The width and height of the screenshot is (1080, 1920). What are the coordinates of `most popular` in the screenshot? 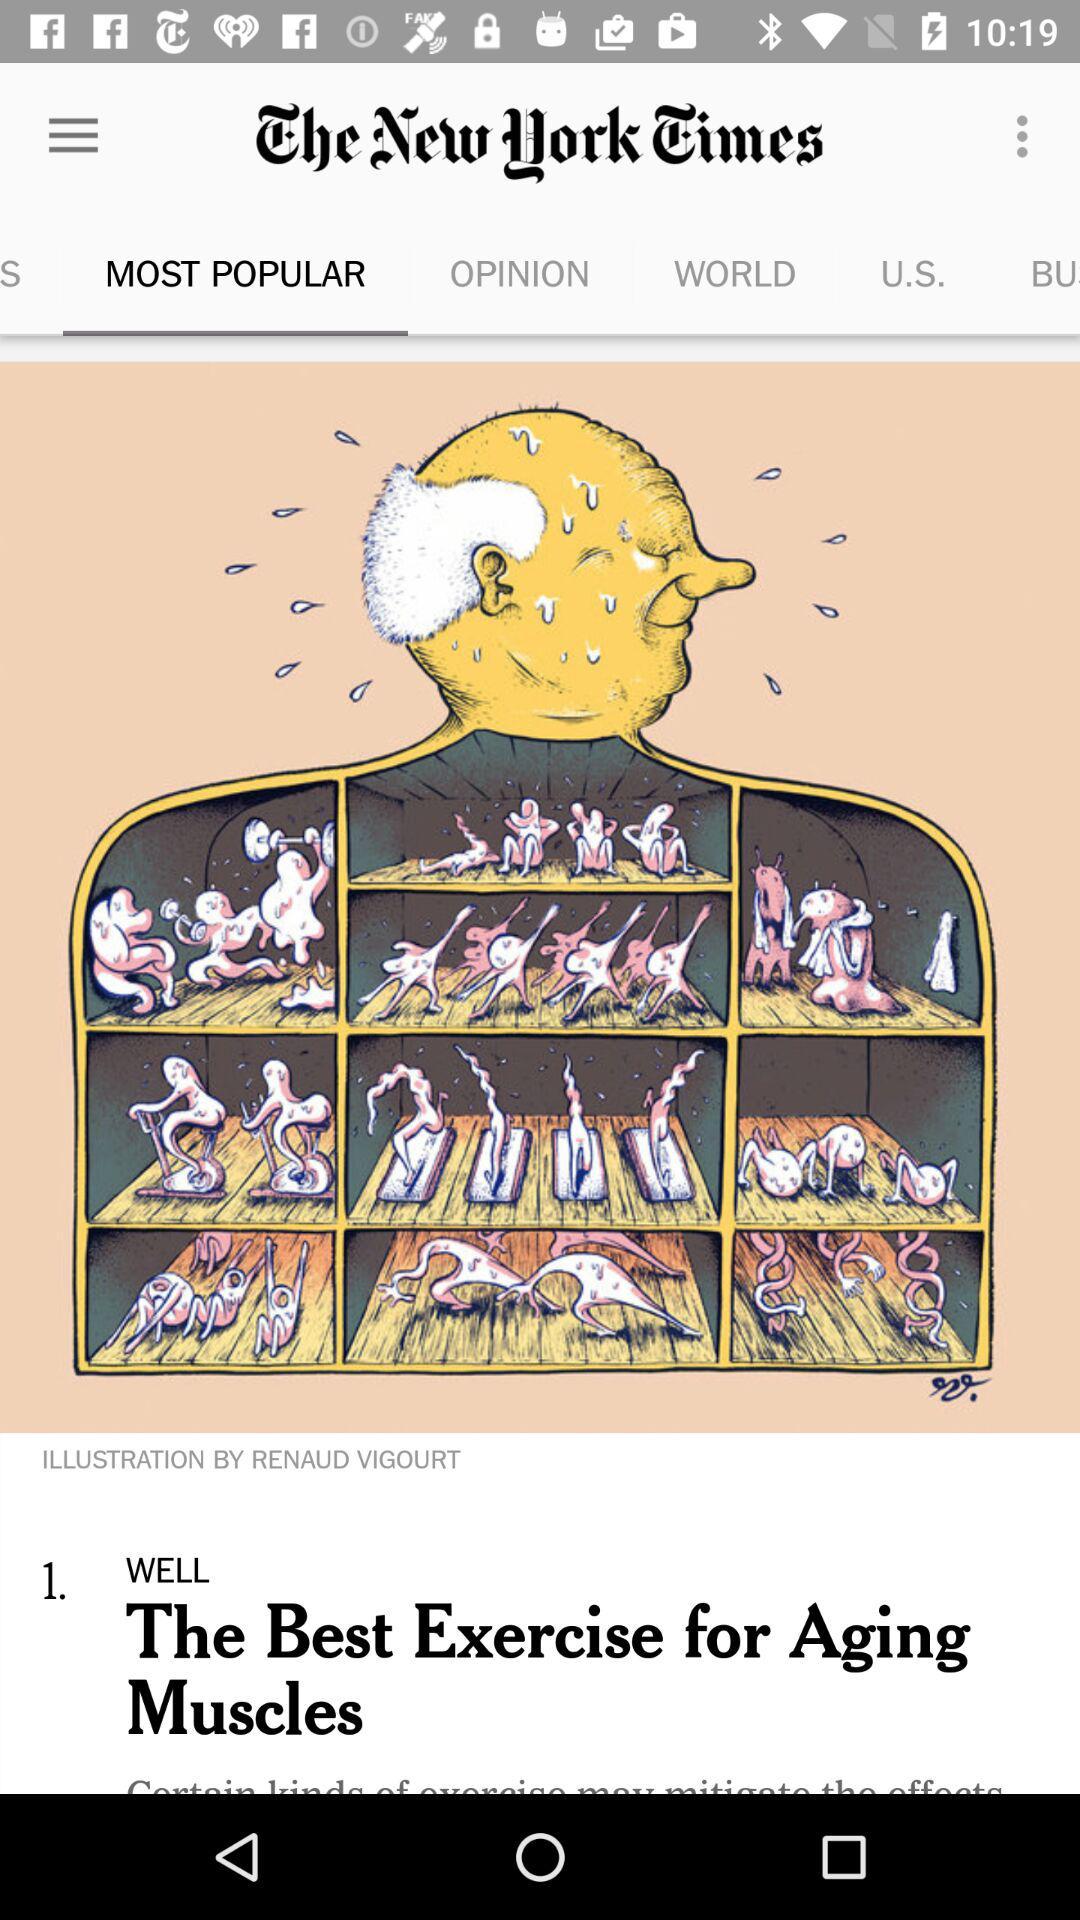 It's located at (234, 272).